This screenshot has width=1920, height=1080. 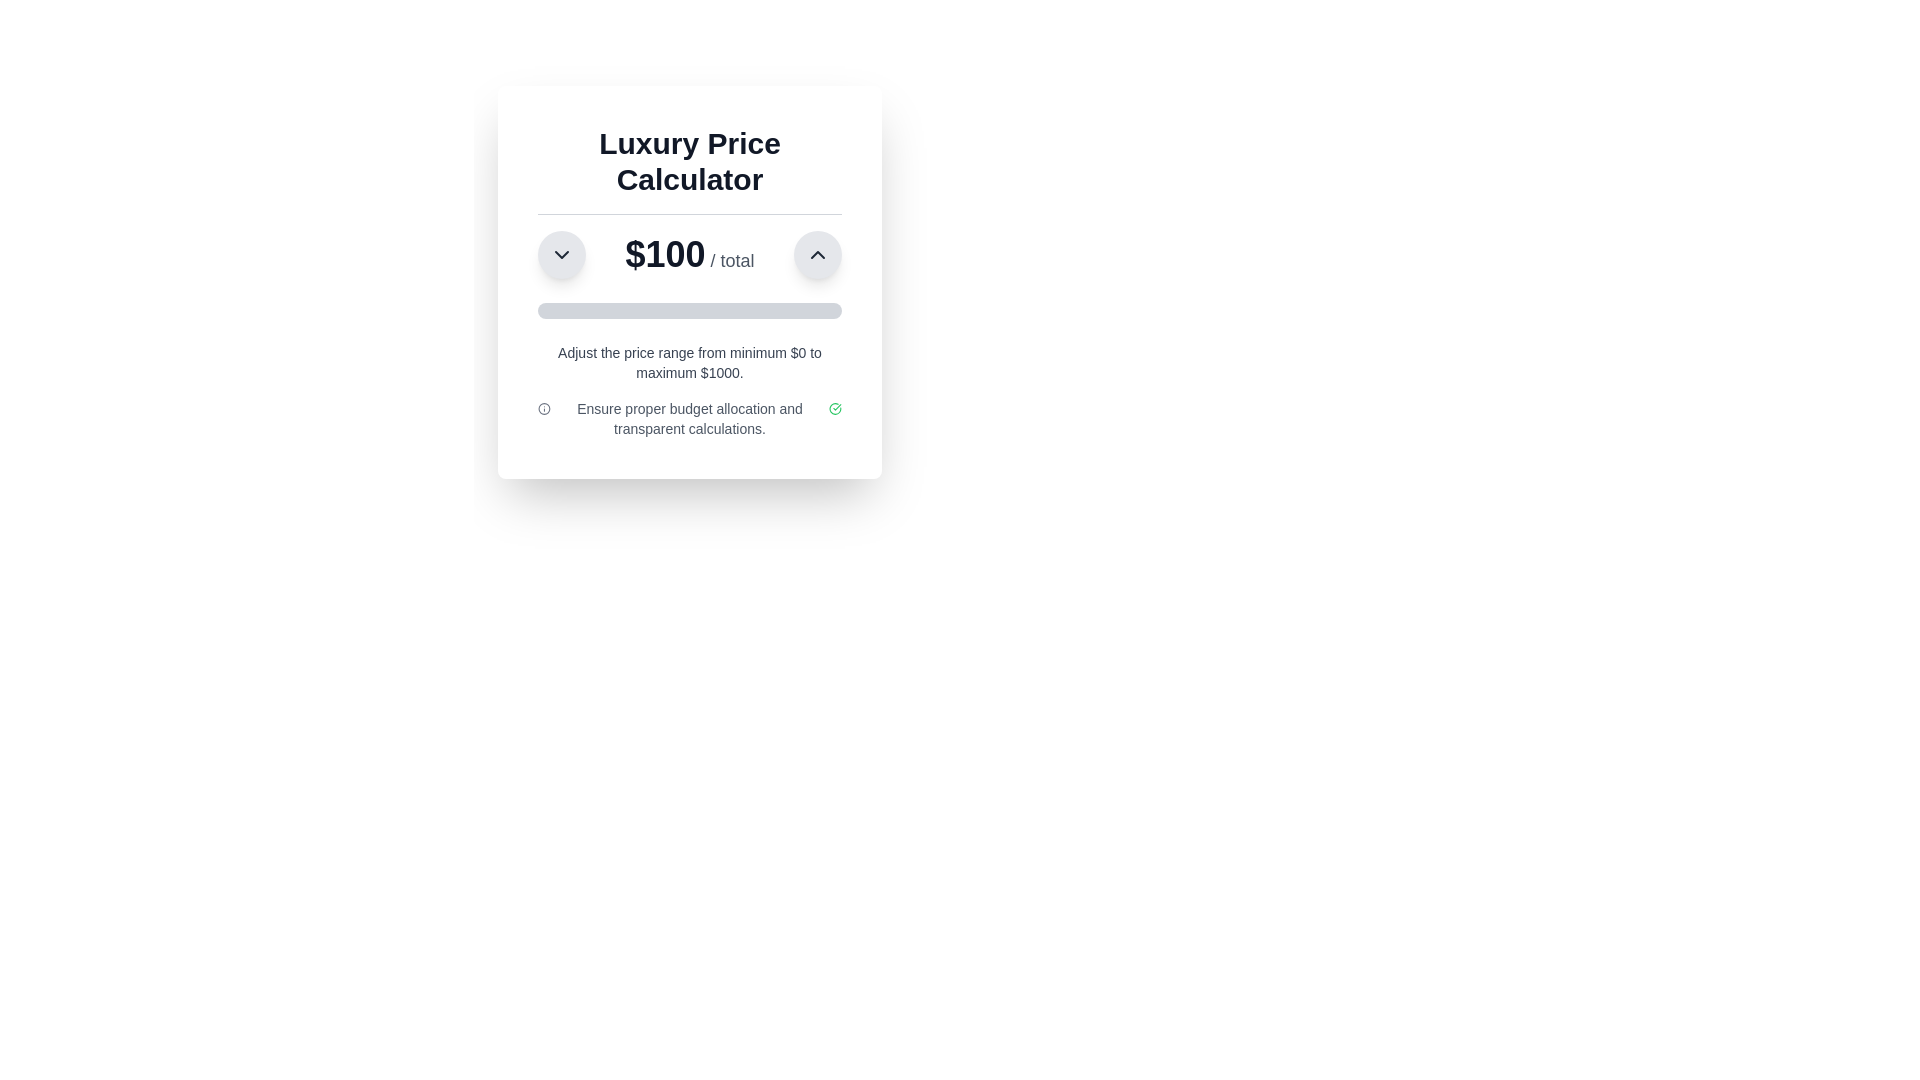 I want to click on the price range, so click(x=573, y=311).